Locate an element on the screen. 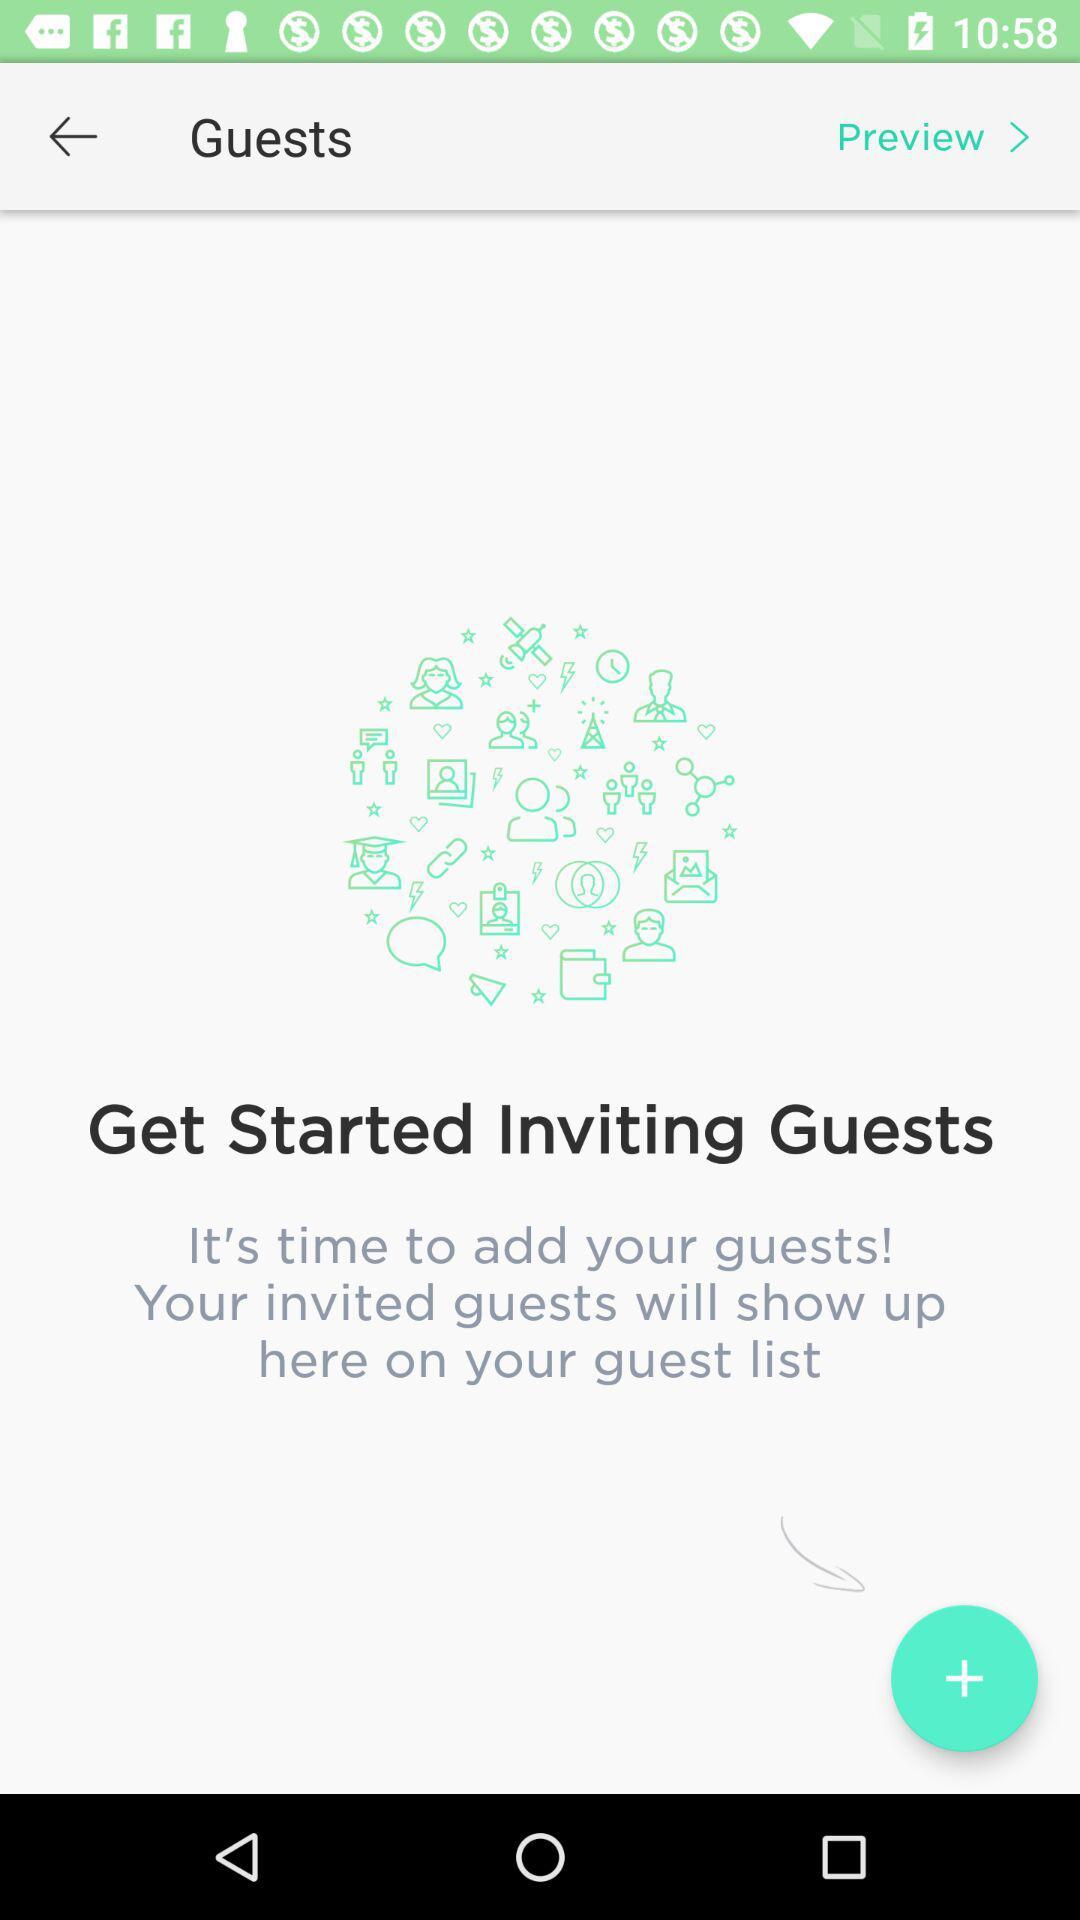 This screenshot has height=1920, width=1080. the add icon is located at coordinates (963, 1678).